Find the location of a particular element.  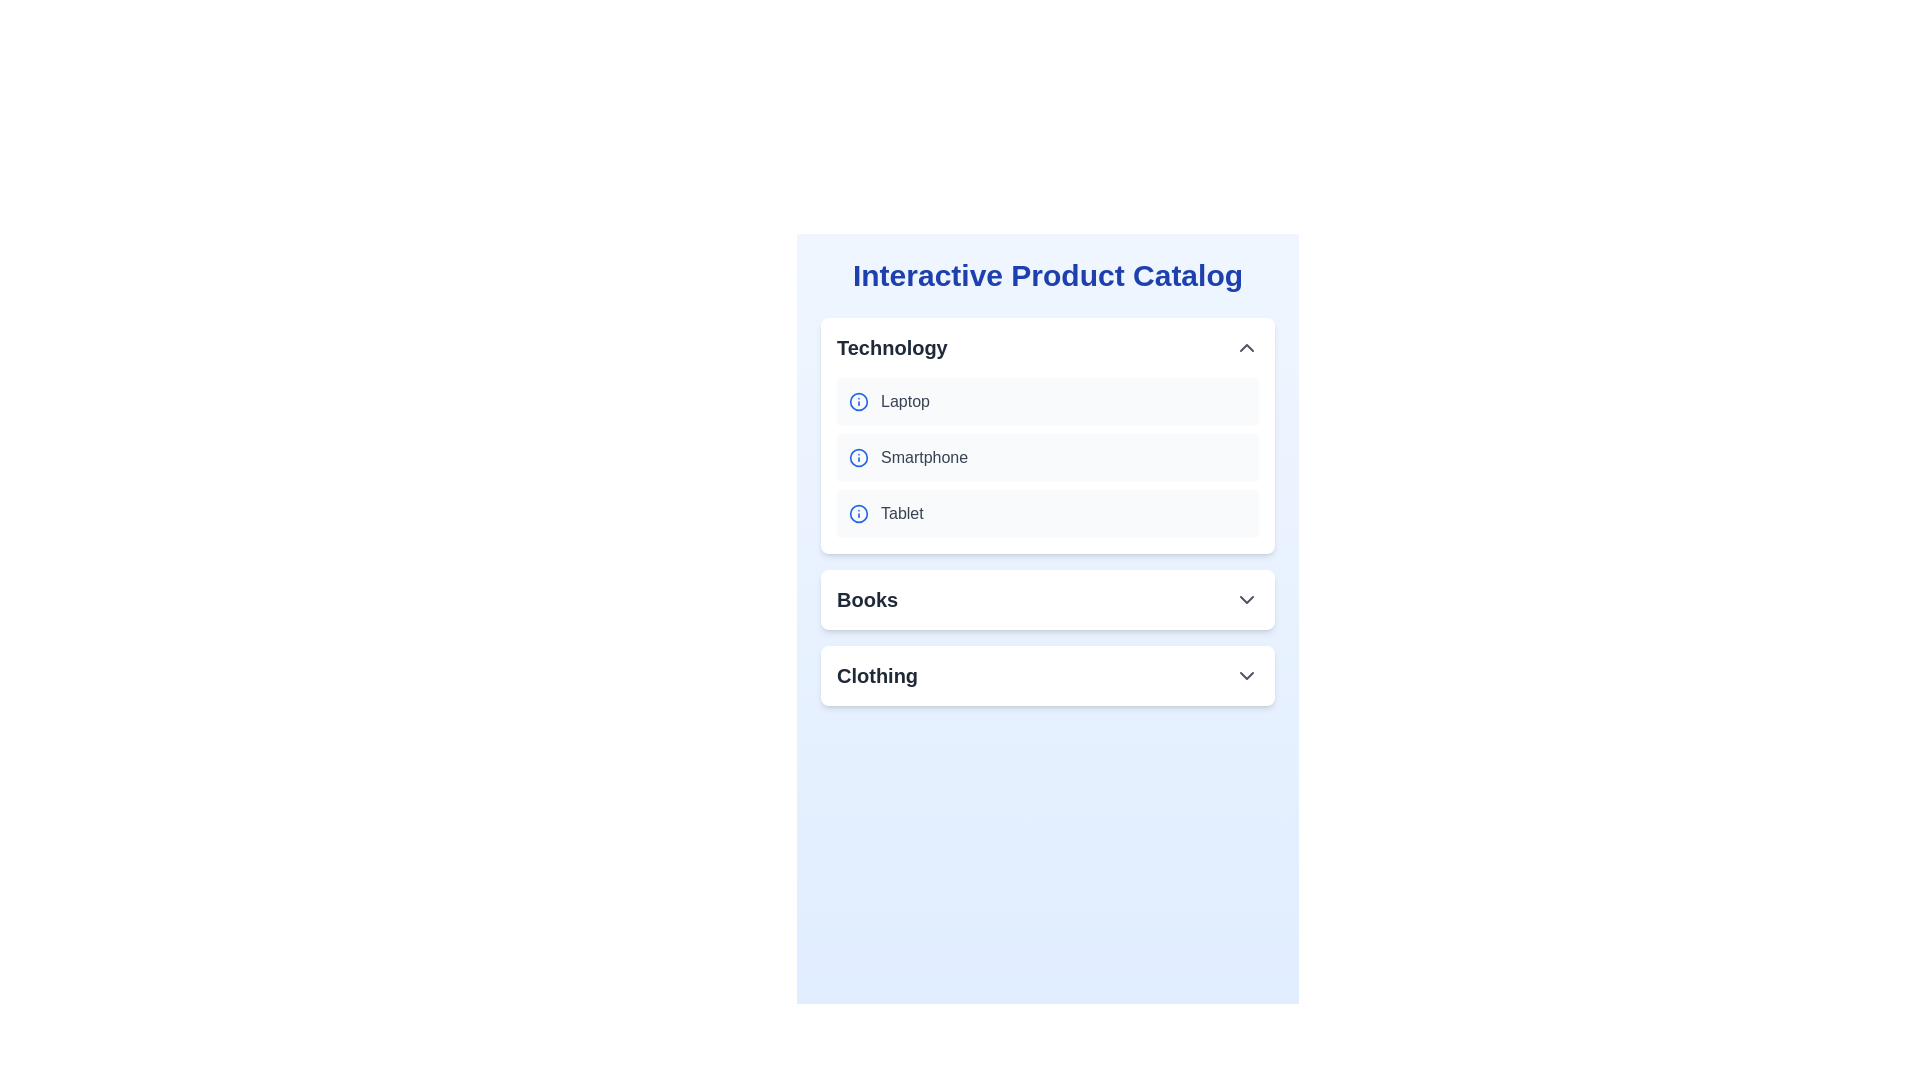

the dropdown selector item for the 'Clothing' category, which is located centrally within the 'Books' box and below the 'Technology' section is located at coordinates (1046, 675).